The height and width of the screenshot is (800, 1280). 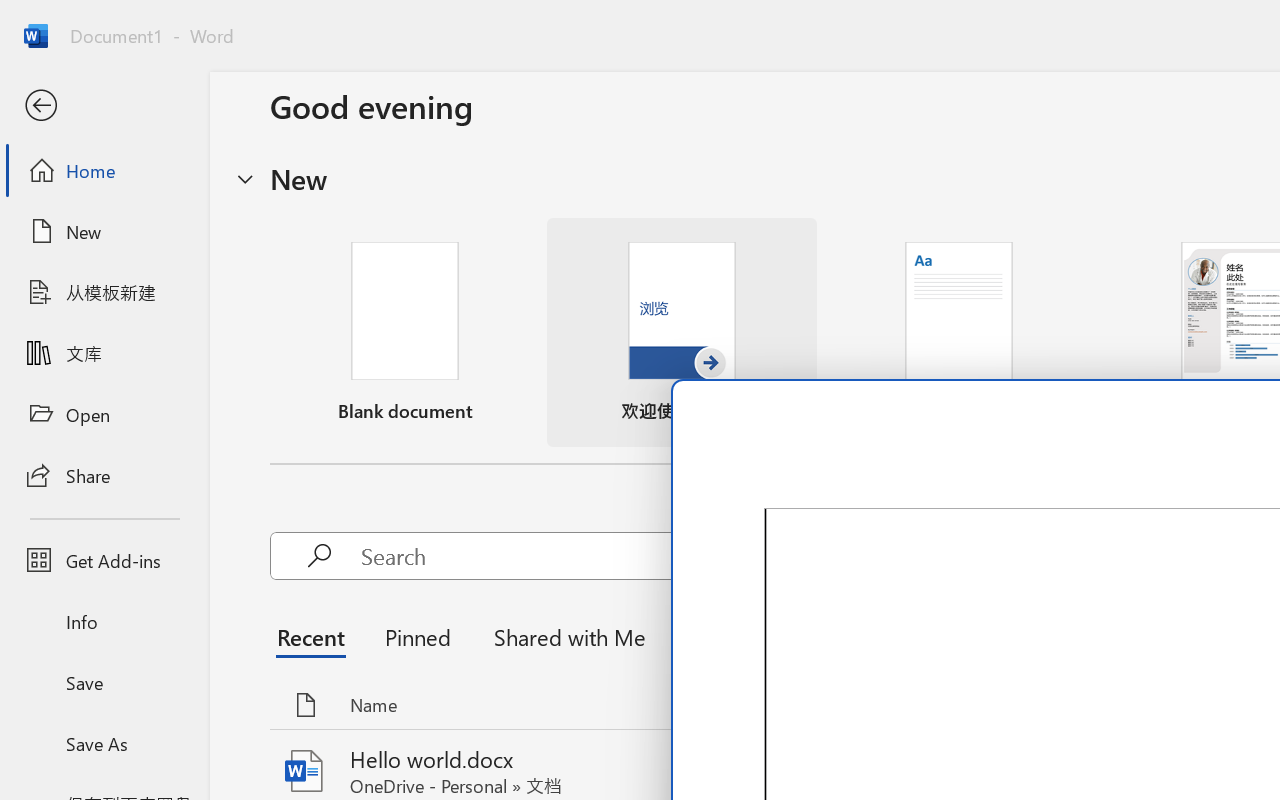 What do you see at coordinates (404, 331) in the screenshot?
I see `'Blank document'` at bounding box center [404, 331].